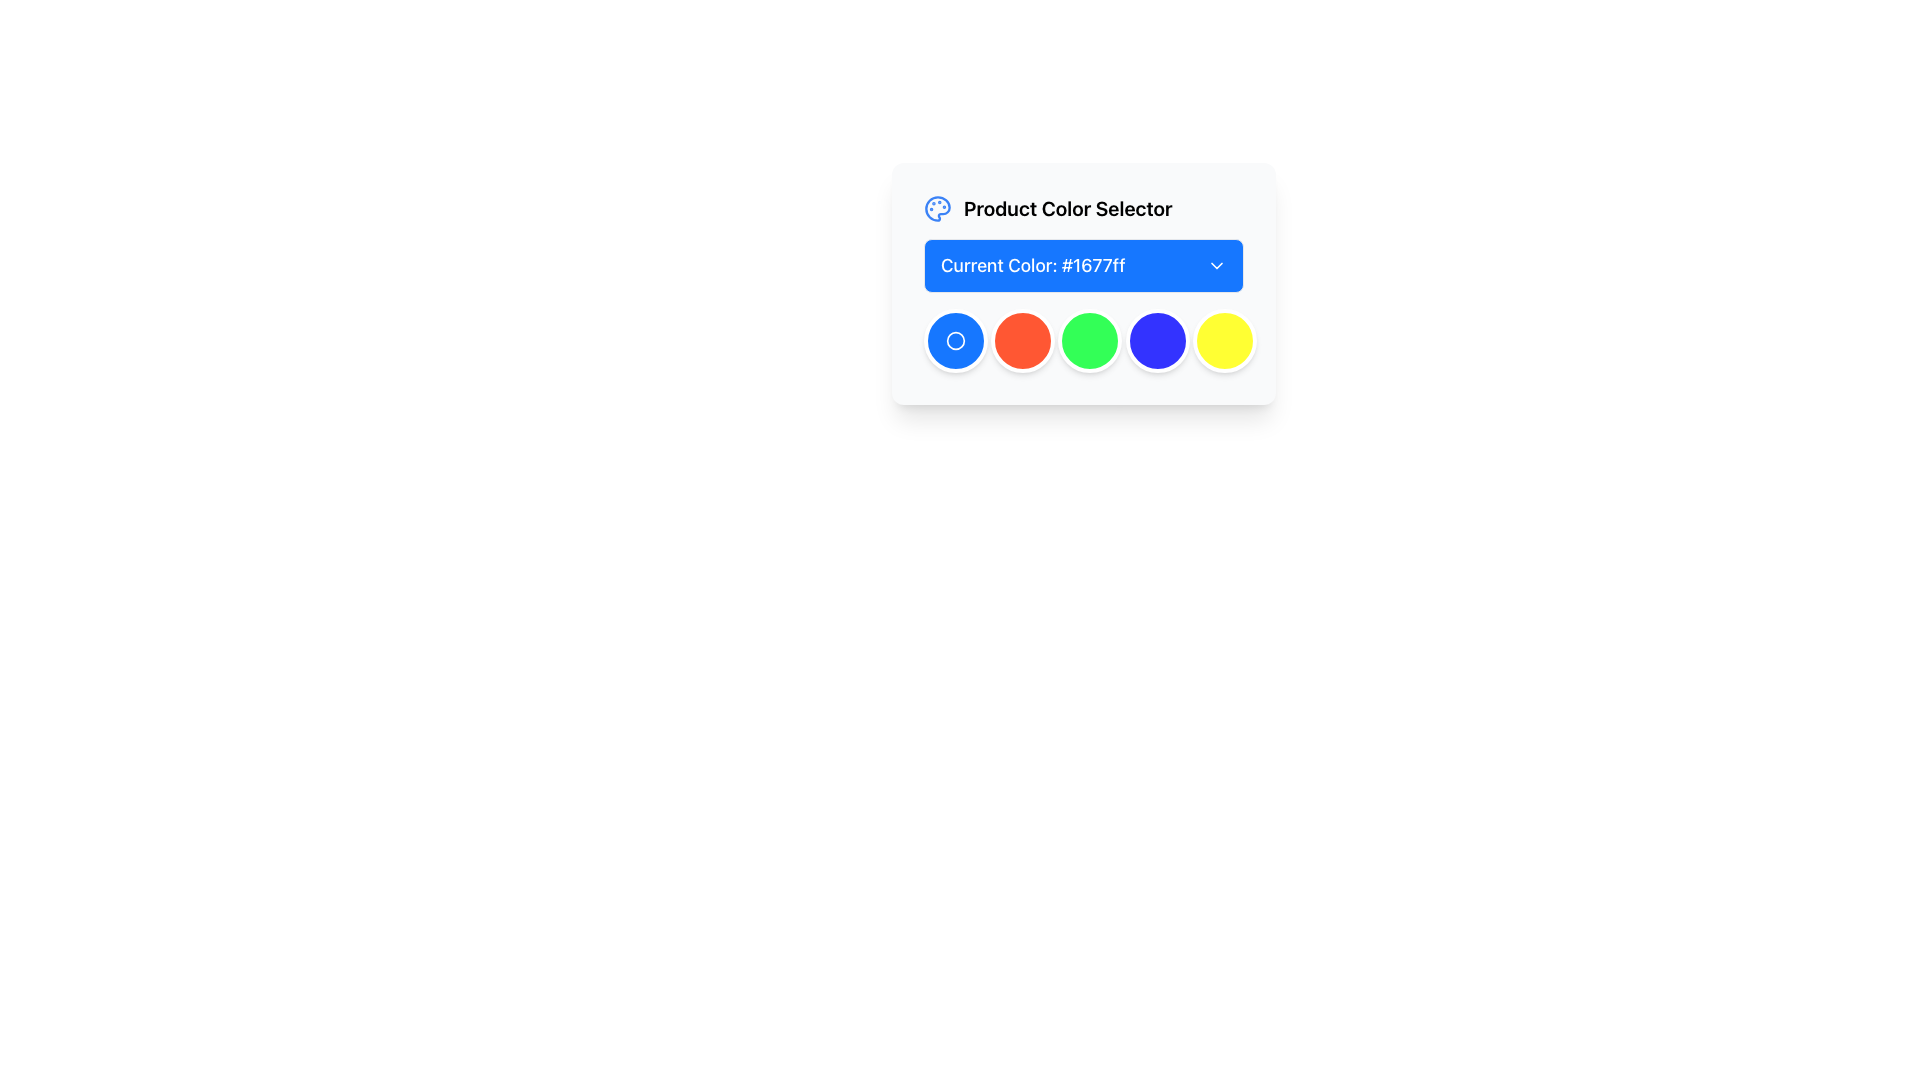 The height and width of the screenshot is (1080, 1920). Describe the element at coordinates (1157, 339) in the screenshot. I see `the fifth circular blue button with a white border in the color selection section` at that location.